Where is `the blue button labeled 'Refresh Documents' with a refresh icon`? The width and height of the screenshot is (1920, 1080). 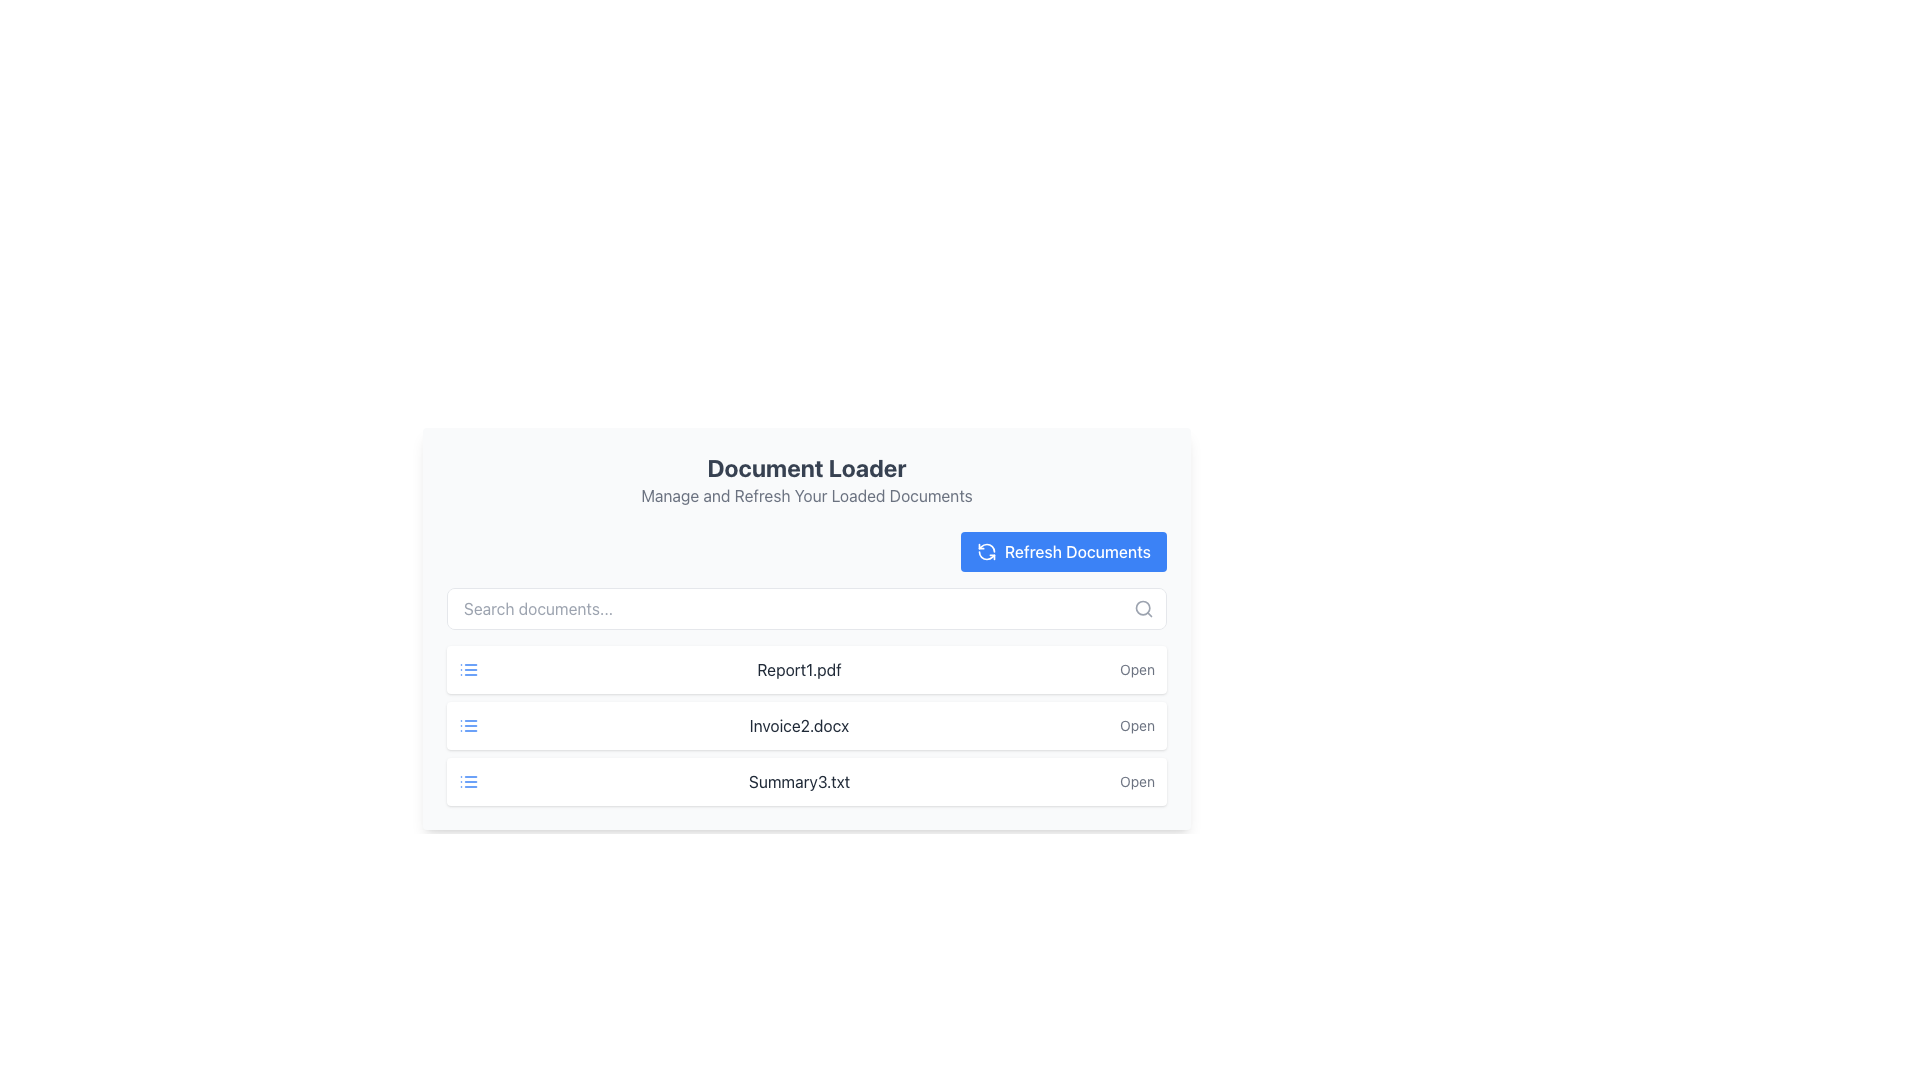
the blue button labeled 'Refresh Documents' with a refresh icon is located at coordinates (1062, 551).